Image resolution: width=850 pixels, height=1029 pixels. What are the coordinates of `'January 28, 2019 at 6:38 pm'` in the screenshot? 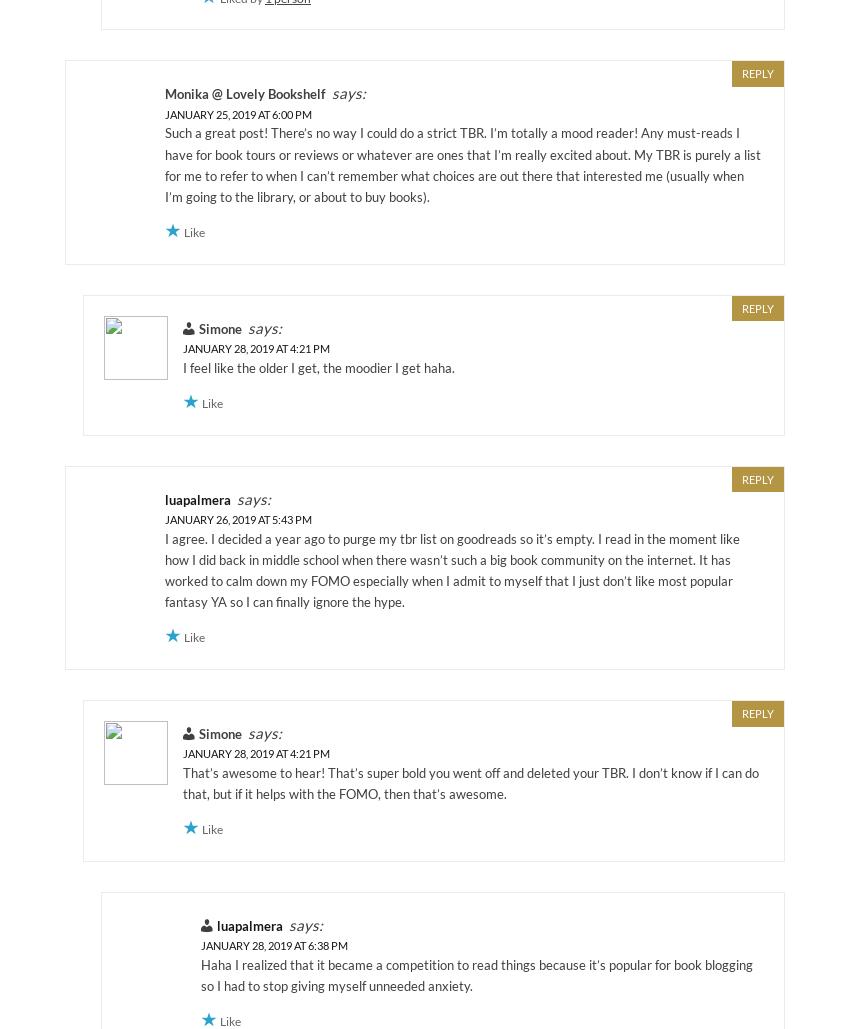 It's located at (273, 945).